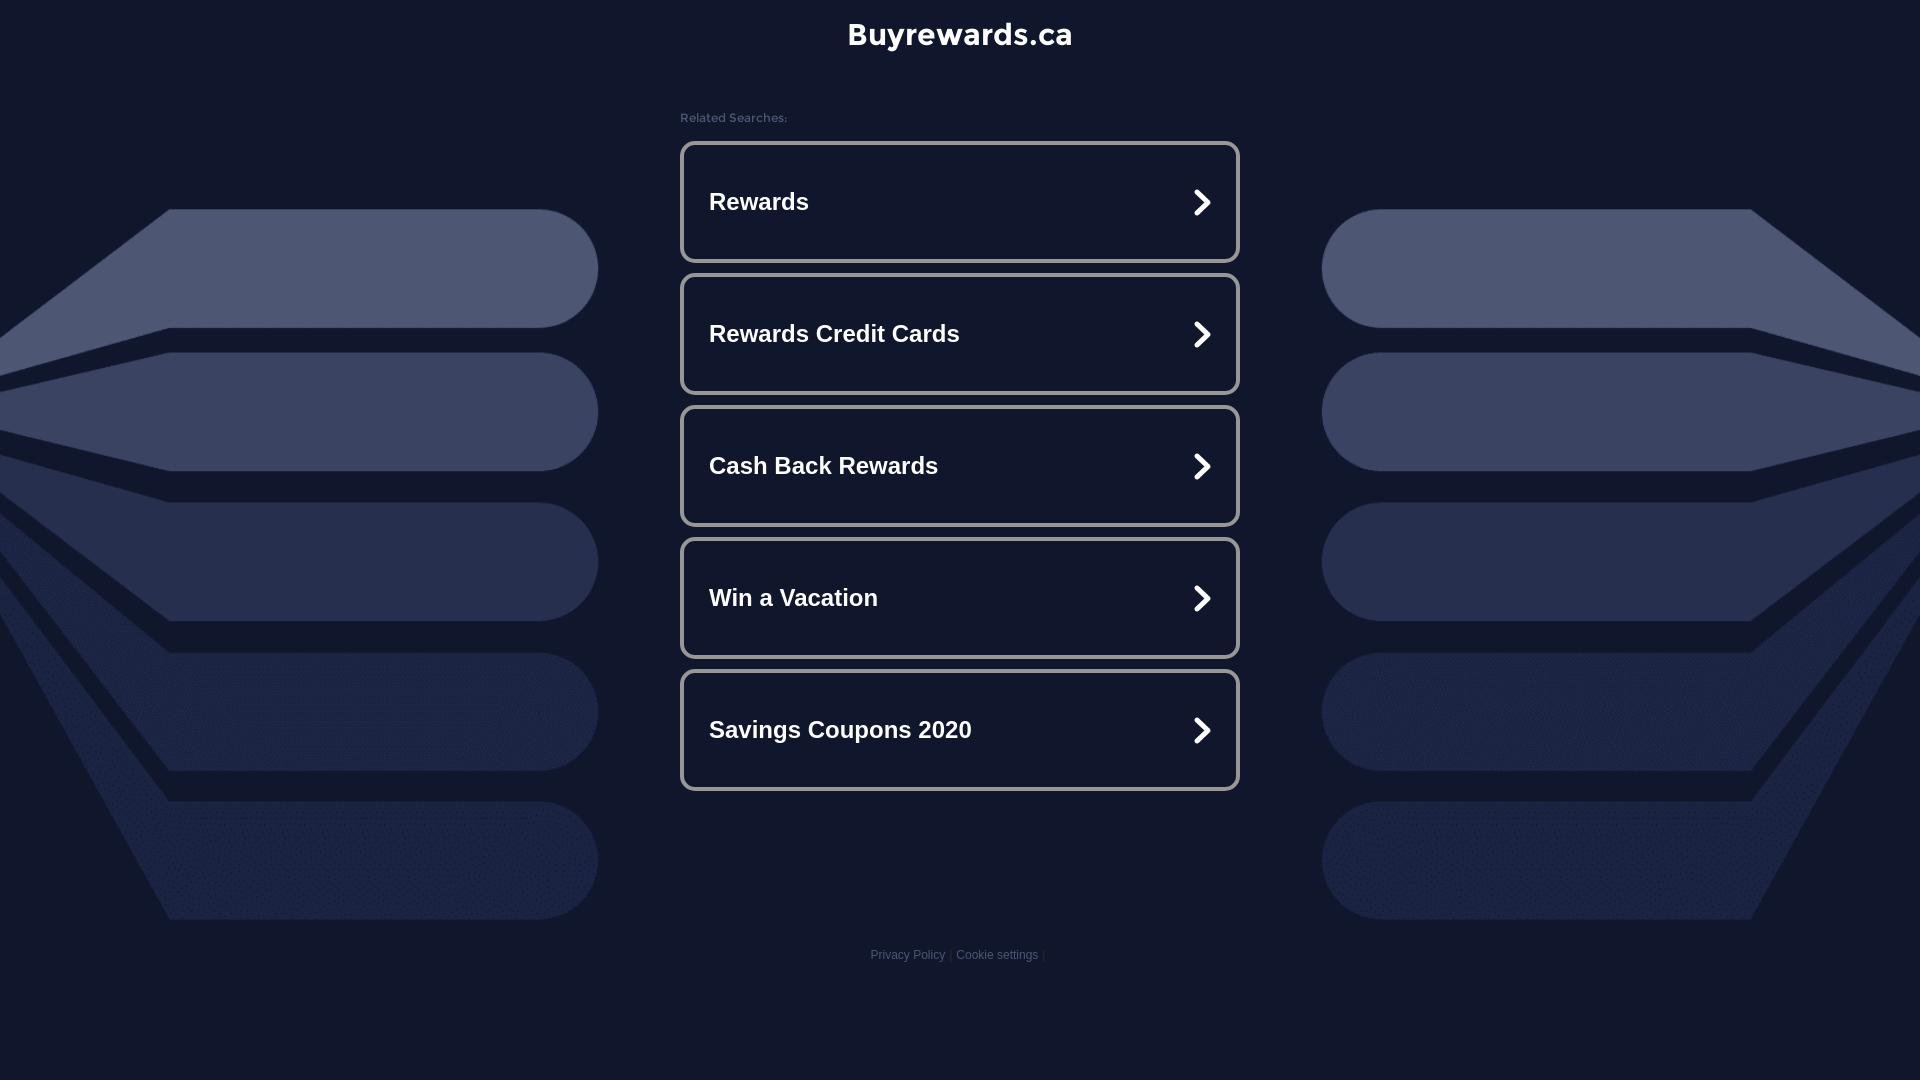 This screenshot has width=1920, height=1080. I want to click on 'Cookie settings', so click(997, 954).